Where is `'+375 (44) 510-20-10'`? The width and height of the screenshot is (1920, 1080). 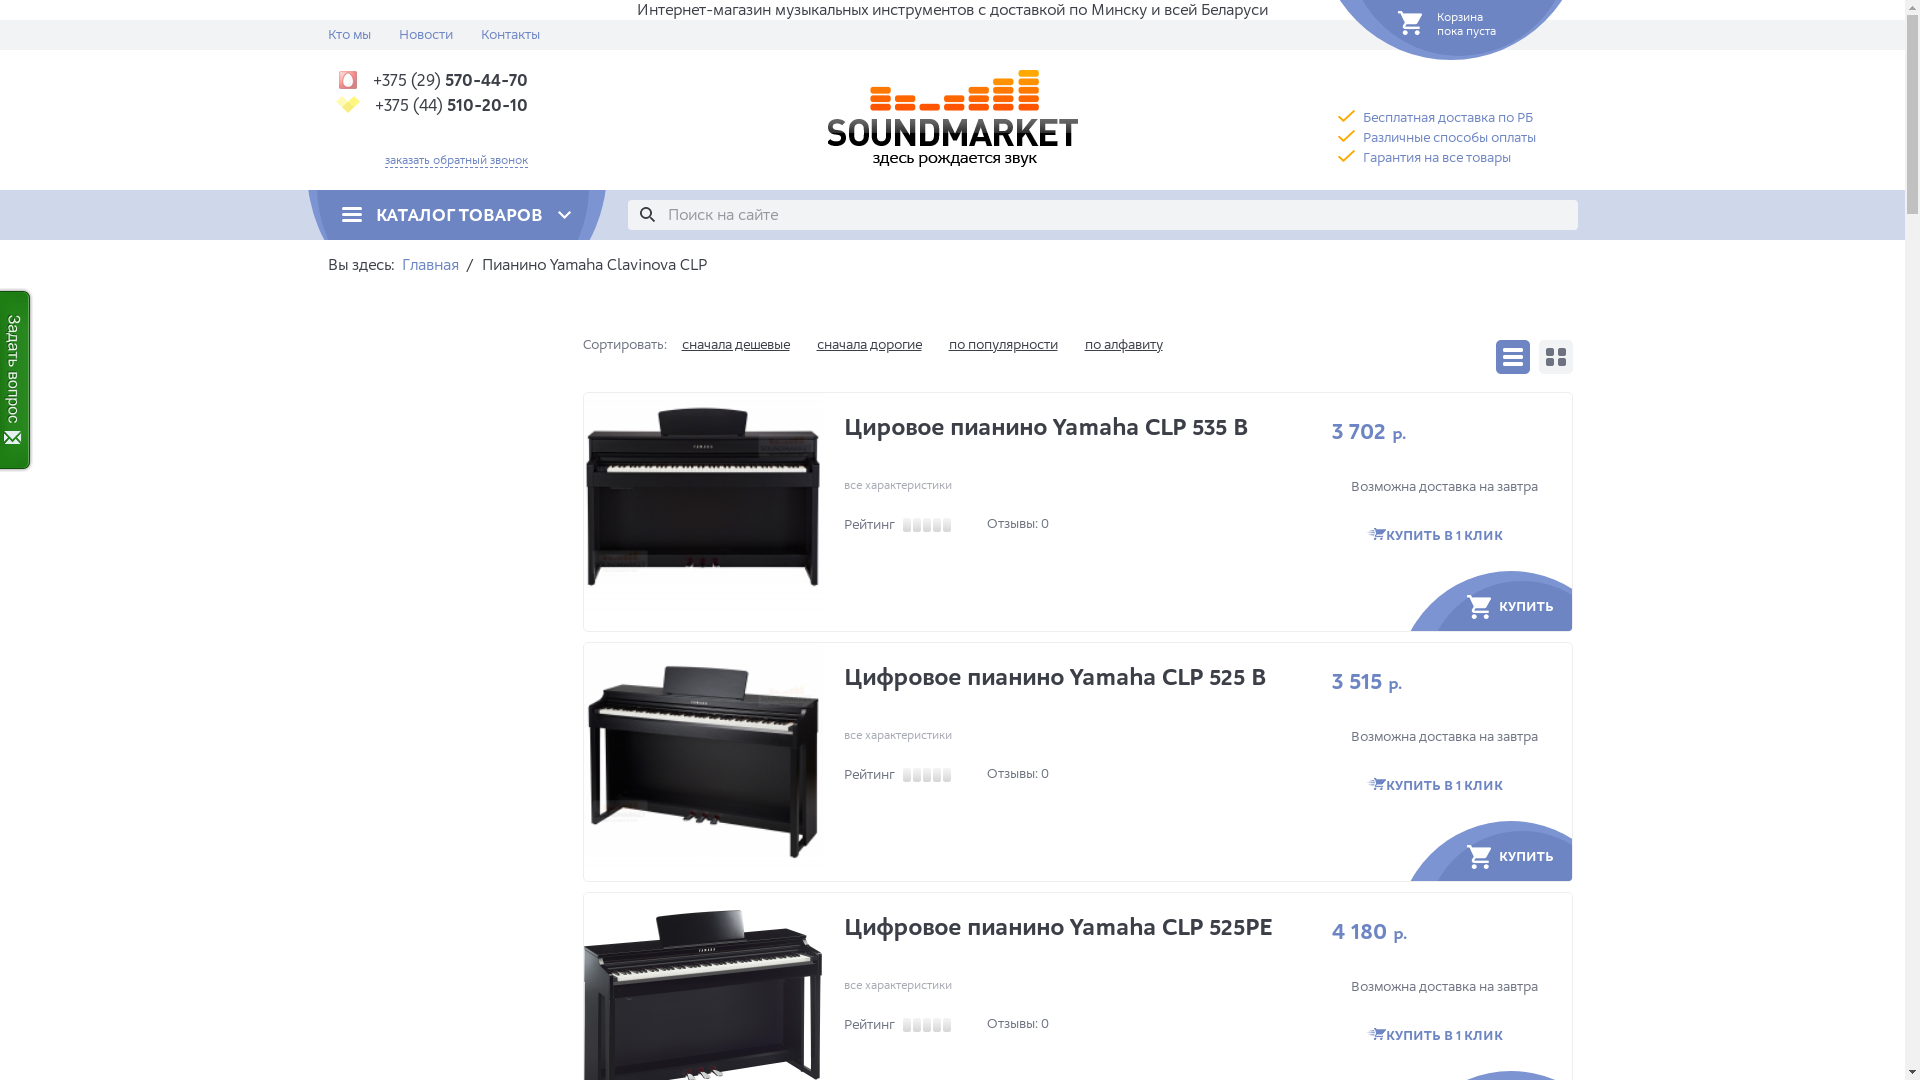
'+375 (44) 510-20-10' is located at coordinates (327, 104).